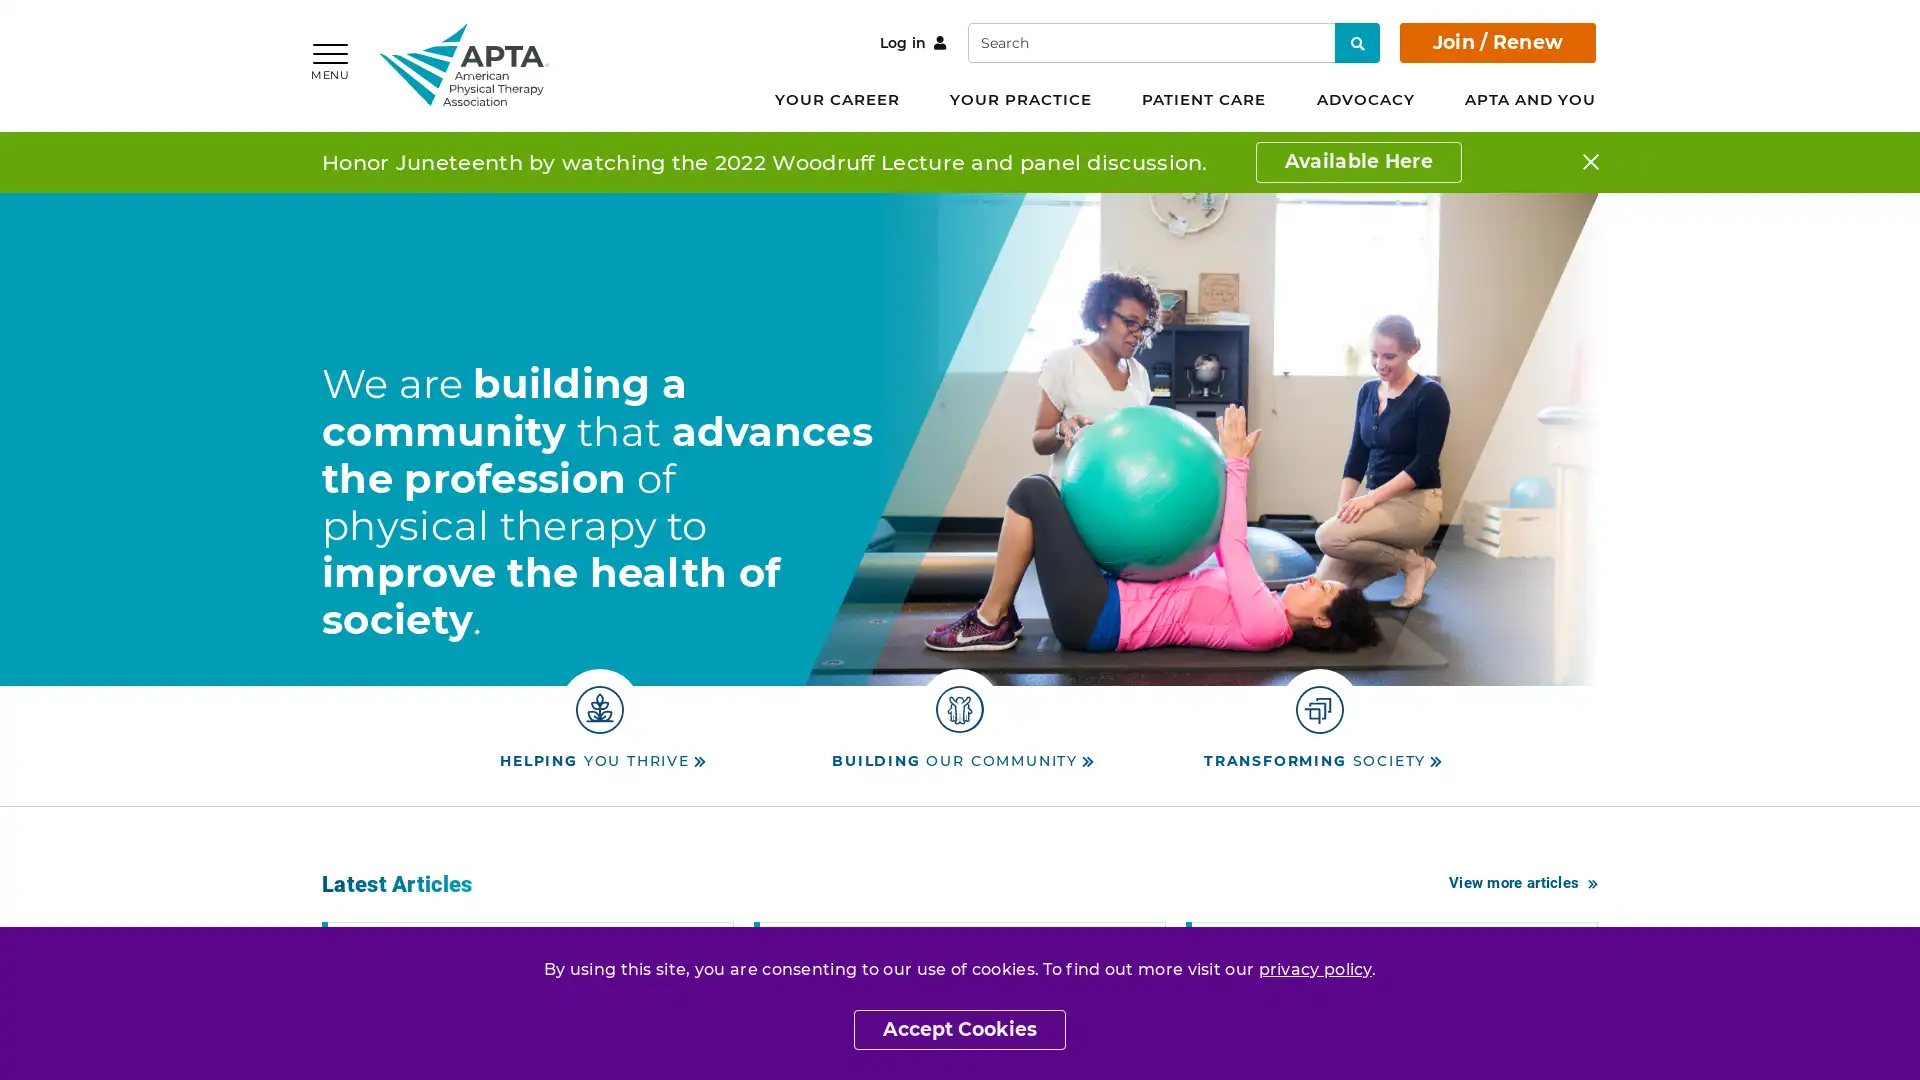 Image resolution: width=1920 pixels, height=1080 pixels. Describe the element at coordinates (330, 60) in the screenshot. I see `MENU` at that location.